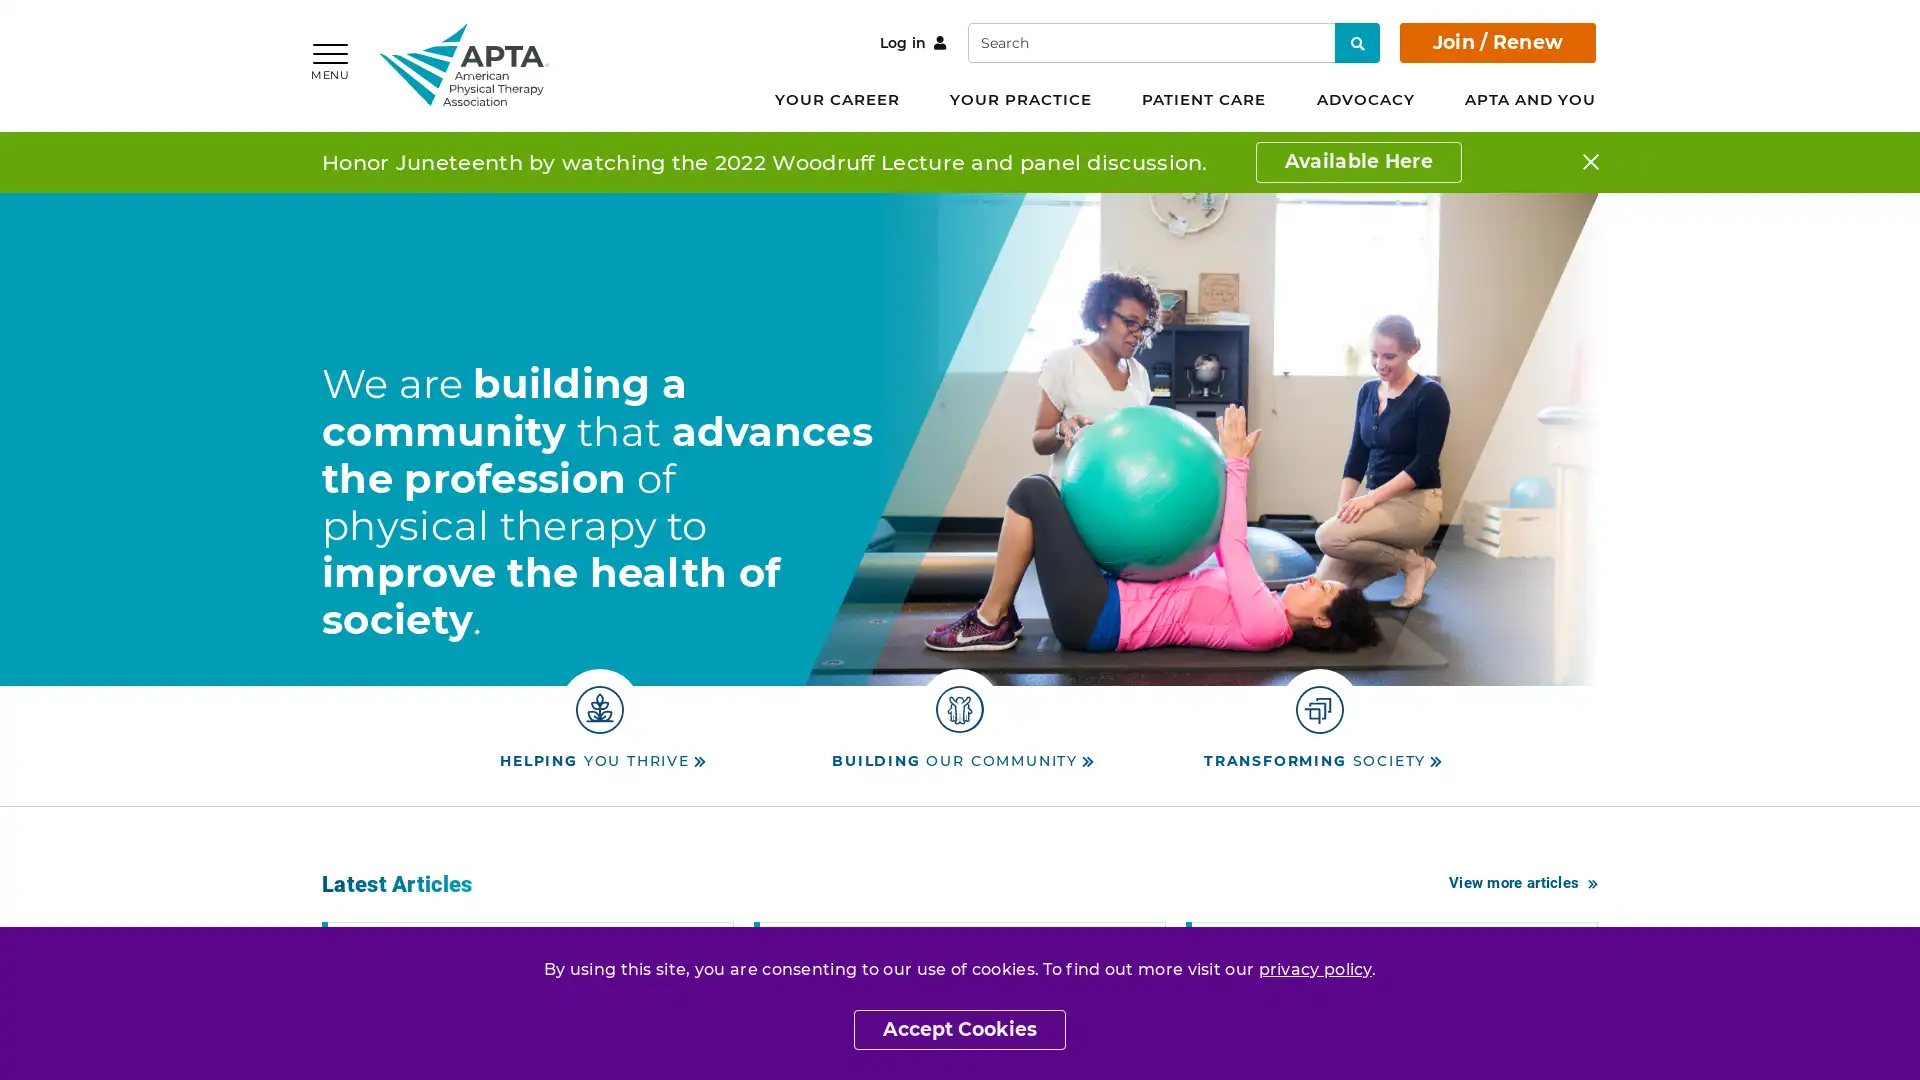 Image resolution: width=1920 pixels, height=1080 pixels. Describe the element at coordinates (330, 60) in the screenshot. I see `MENU` at that location.